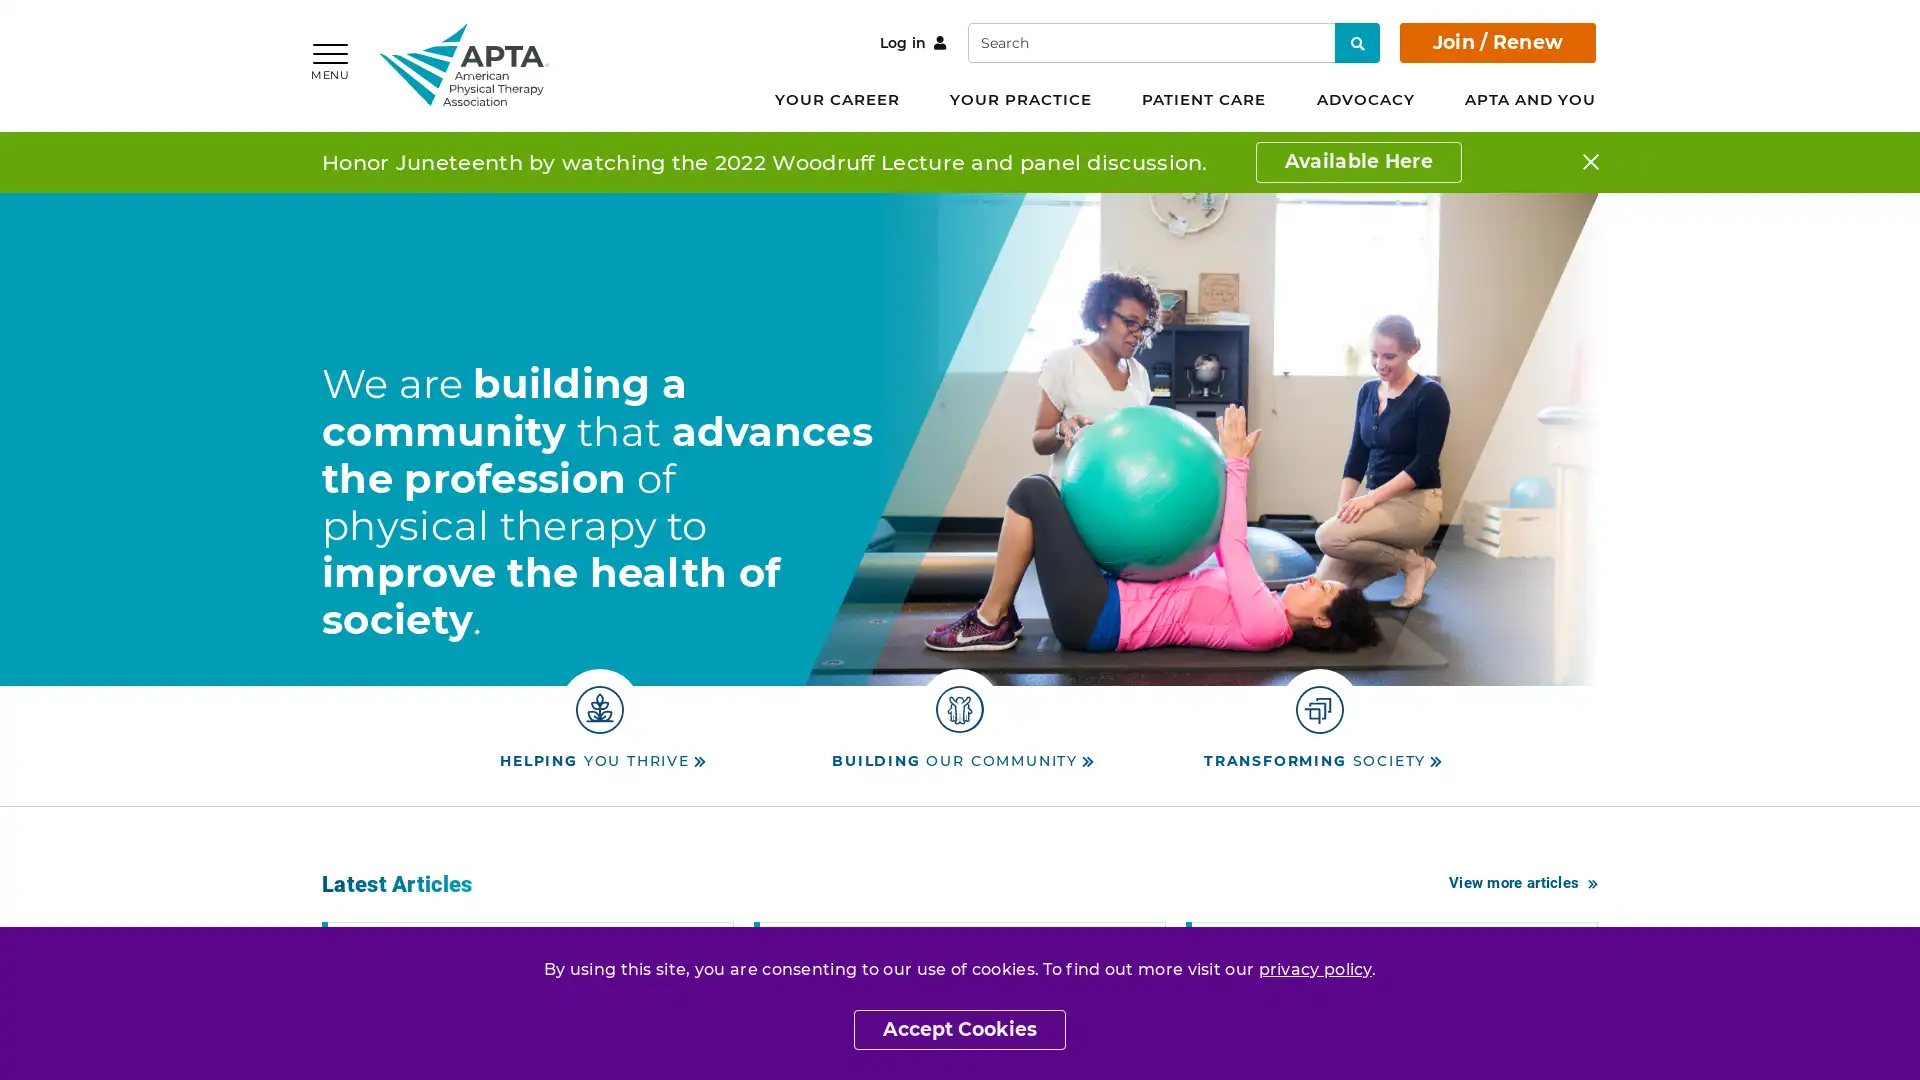 Image resolution: width=1920 pixels, height=1080 pixels. Describe the element at coordinates (330, 60) in the screenshot. I see `MENU` at that location.